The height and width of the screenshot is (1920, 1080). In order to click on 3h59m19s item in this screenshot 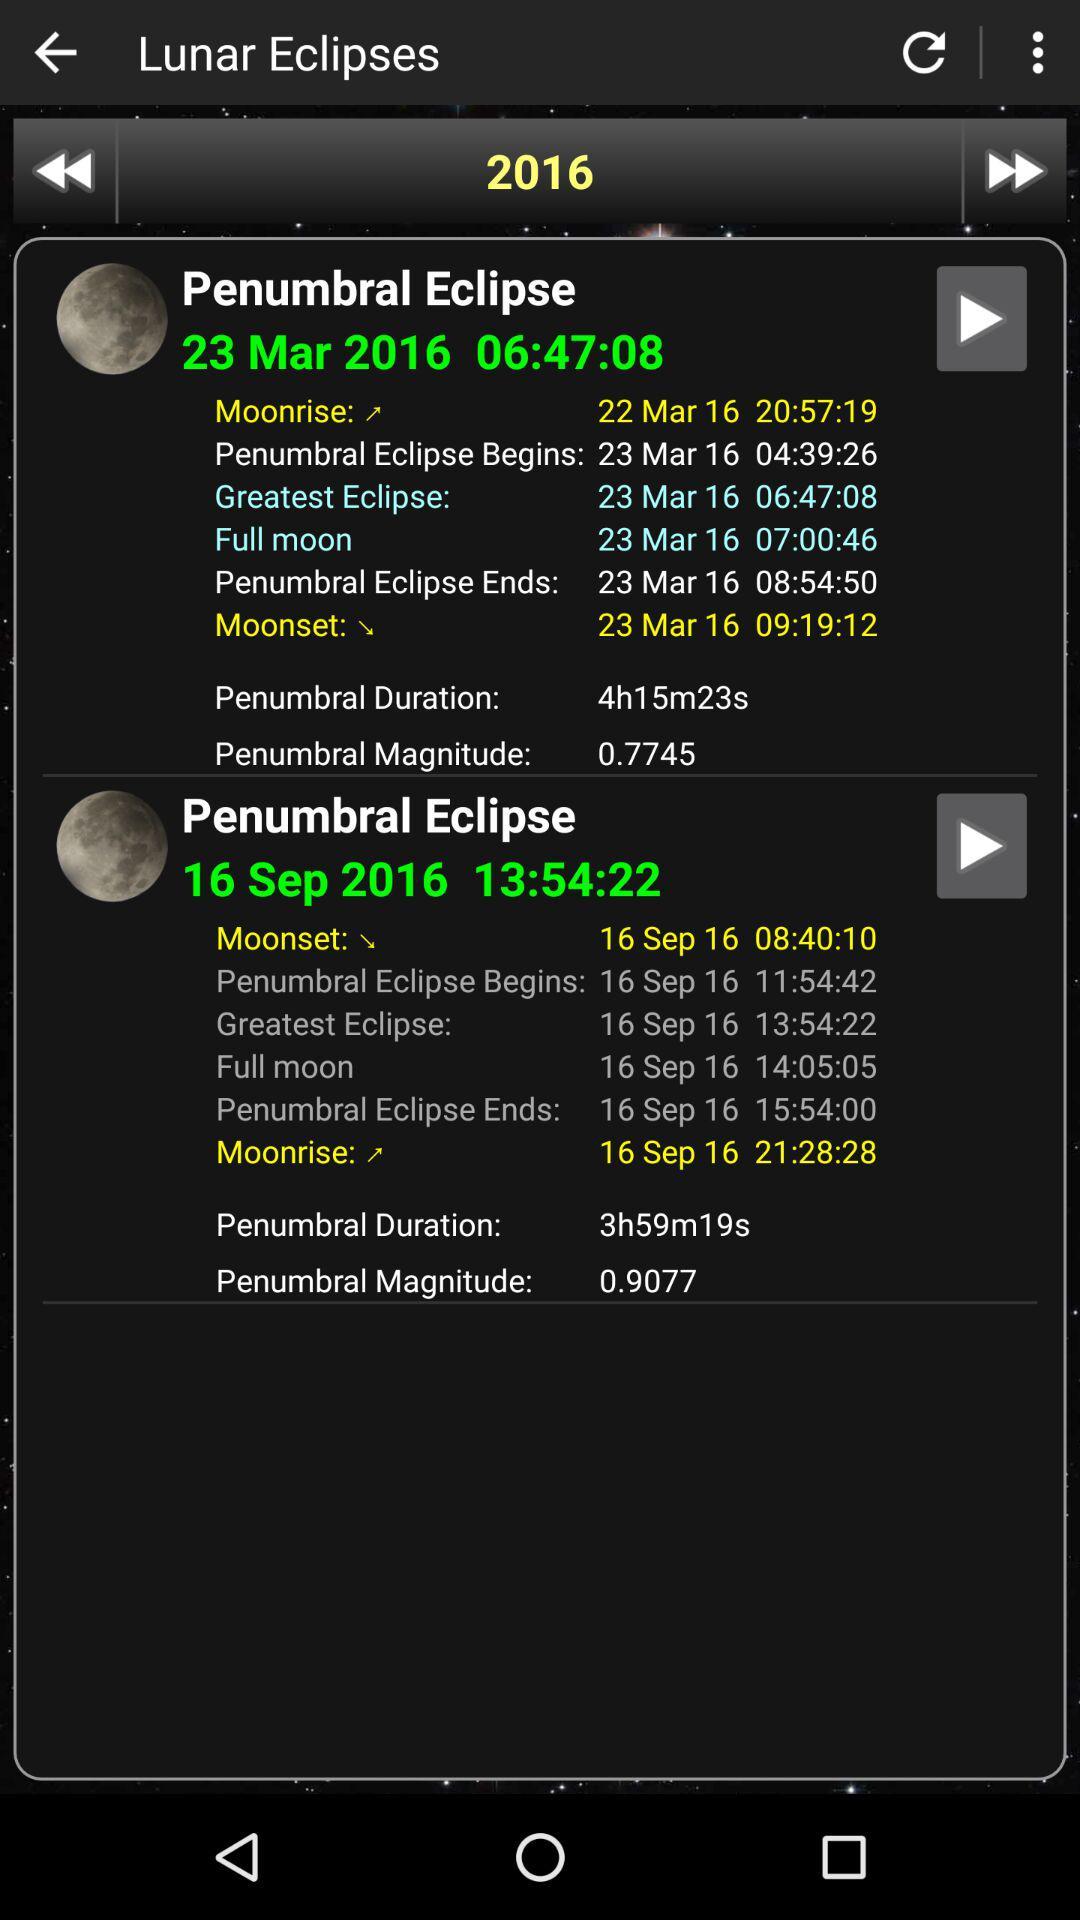, I will do `click(738, 1222)`.